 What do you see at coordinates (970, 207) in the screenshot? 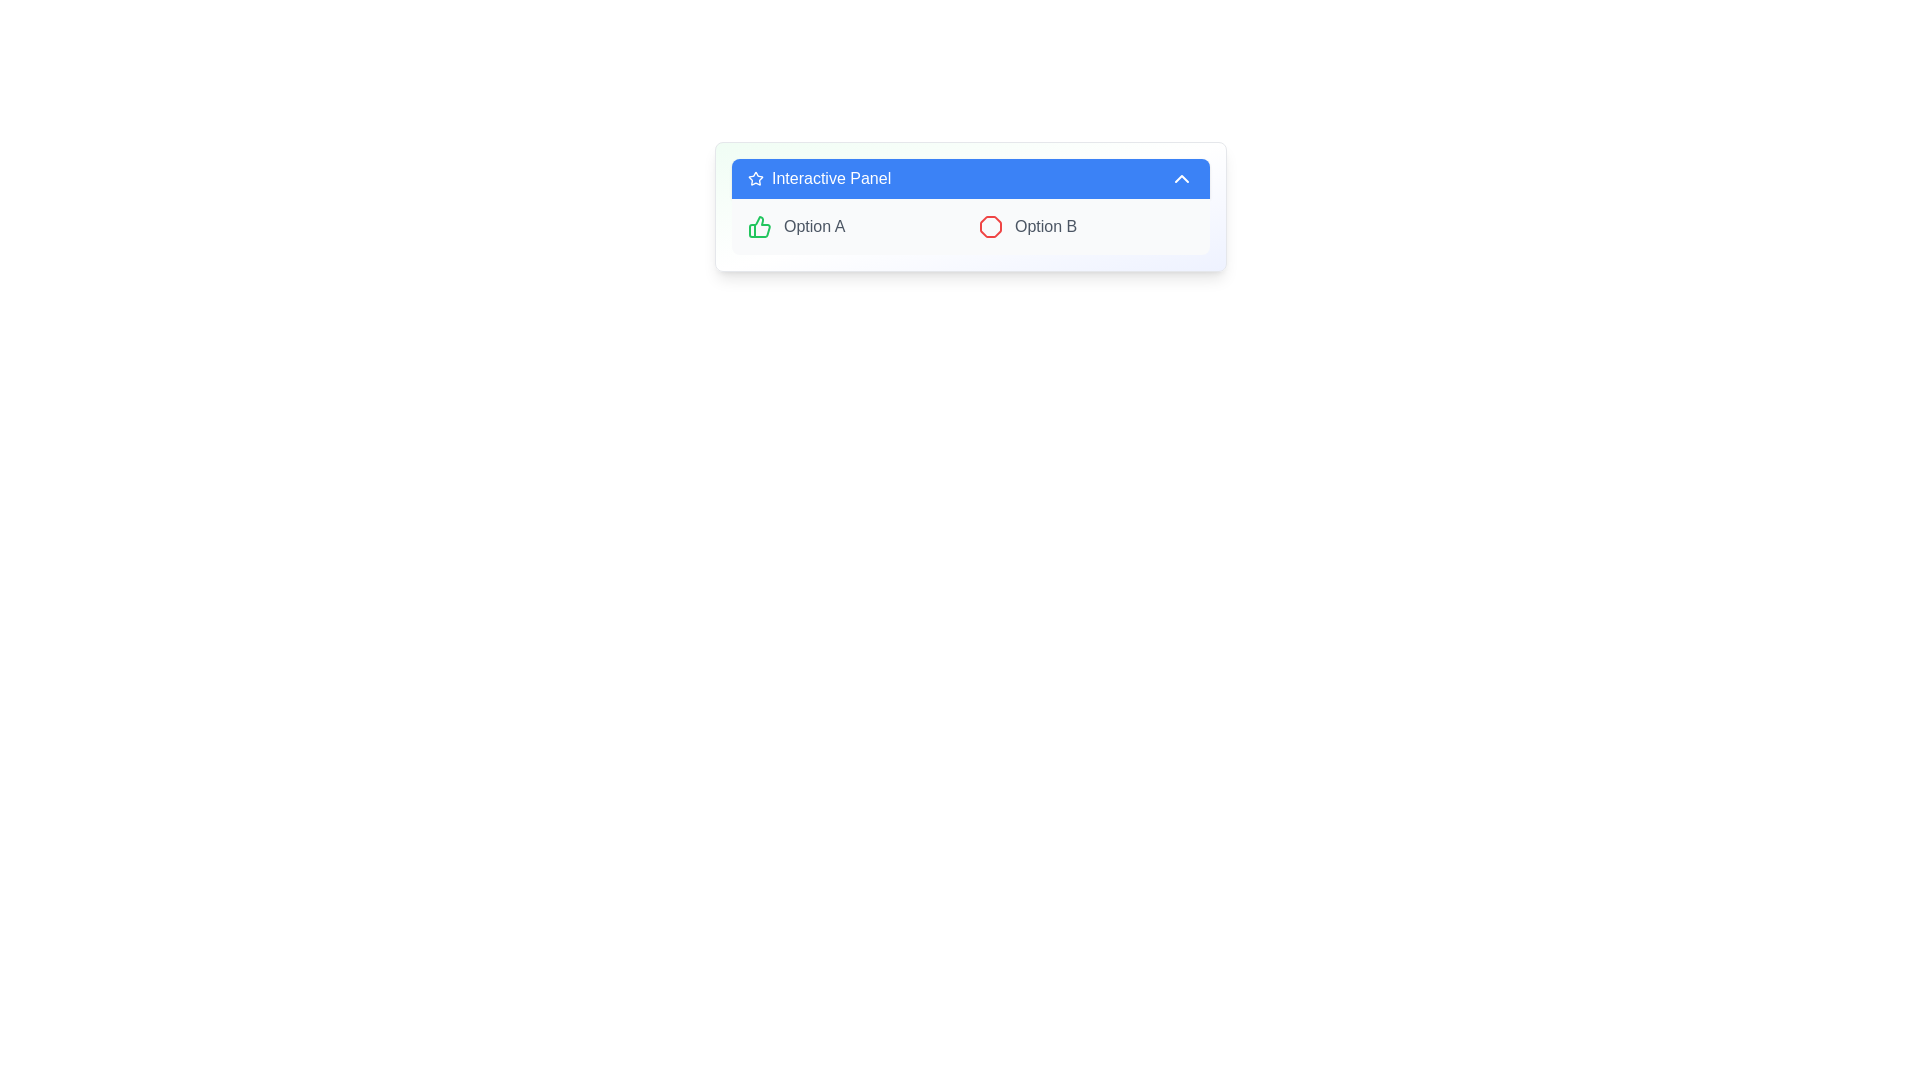
I see `the selectable panel interface to choose between 'Option A' and 'Option B'` at bounding box center [970, 207].